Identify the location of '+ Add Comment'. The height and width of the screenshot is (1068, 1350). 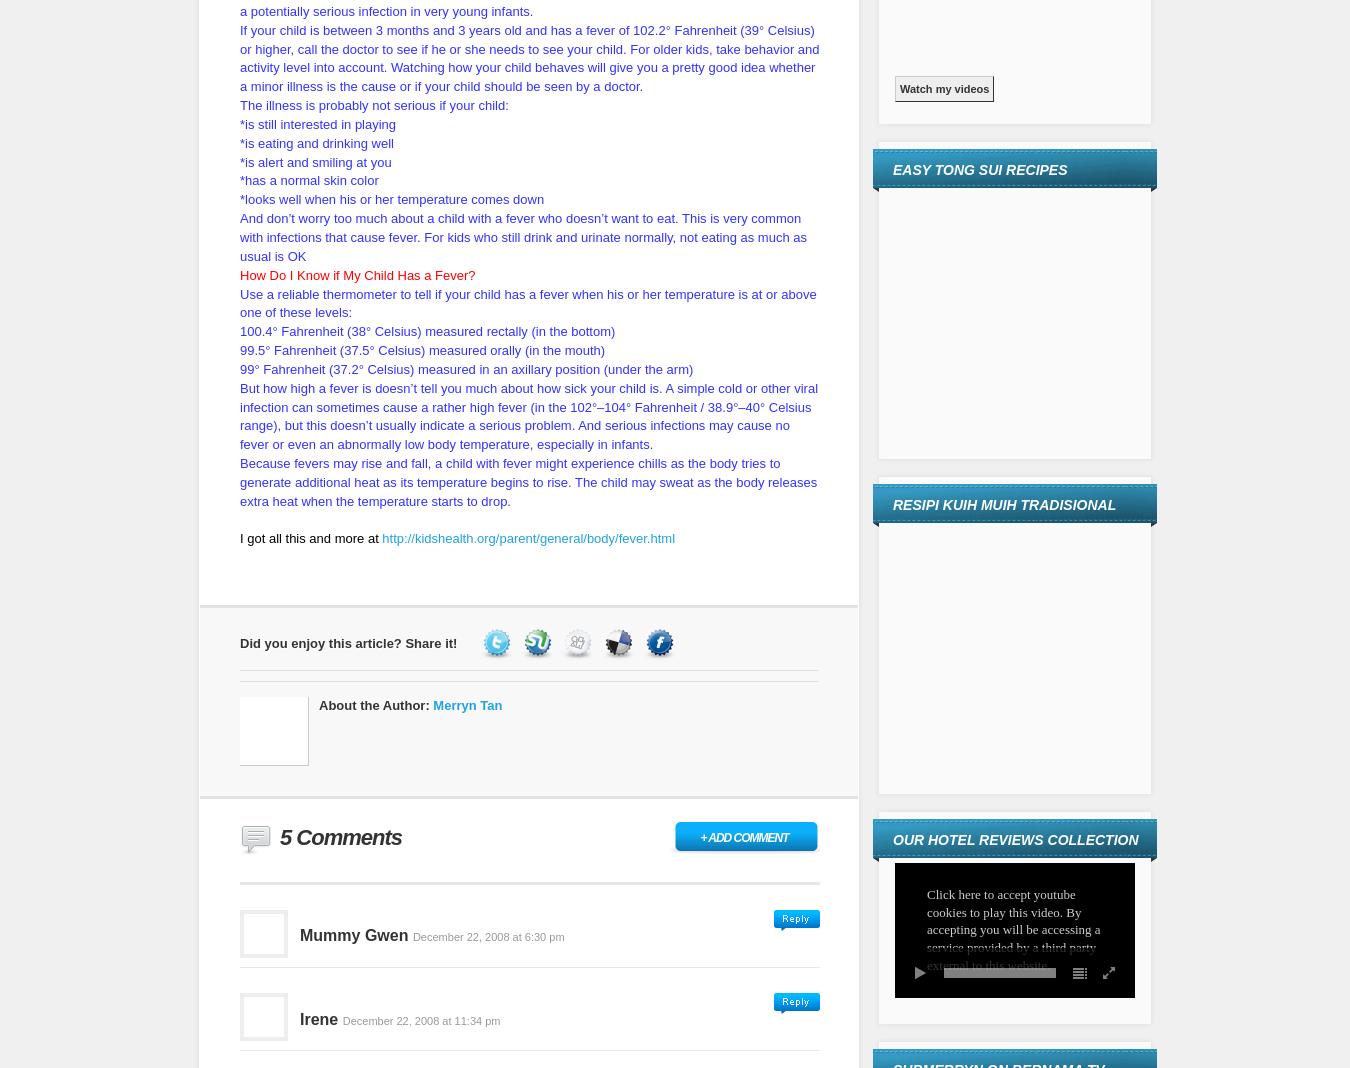
(742, 836).